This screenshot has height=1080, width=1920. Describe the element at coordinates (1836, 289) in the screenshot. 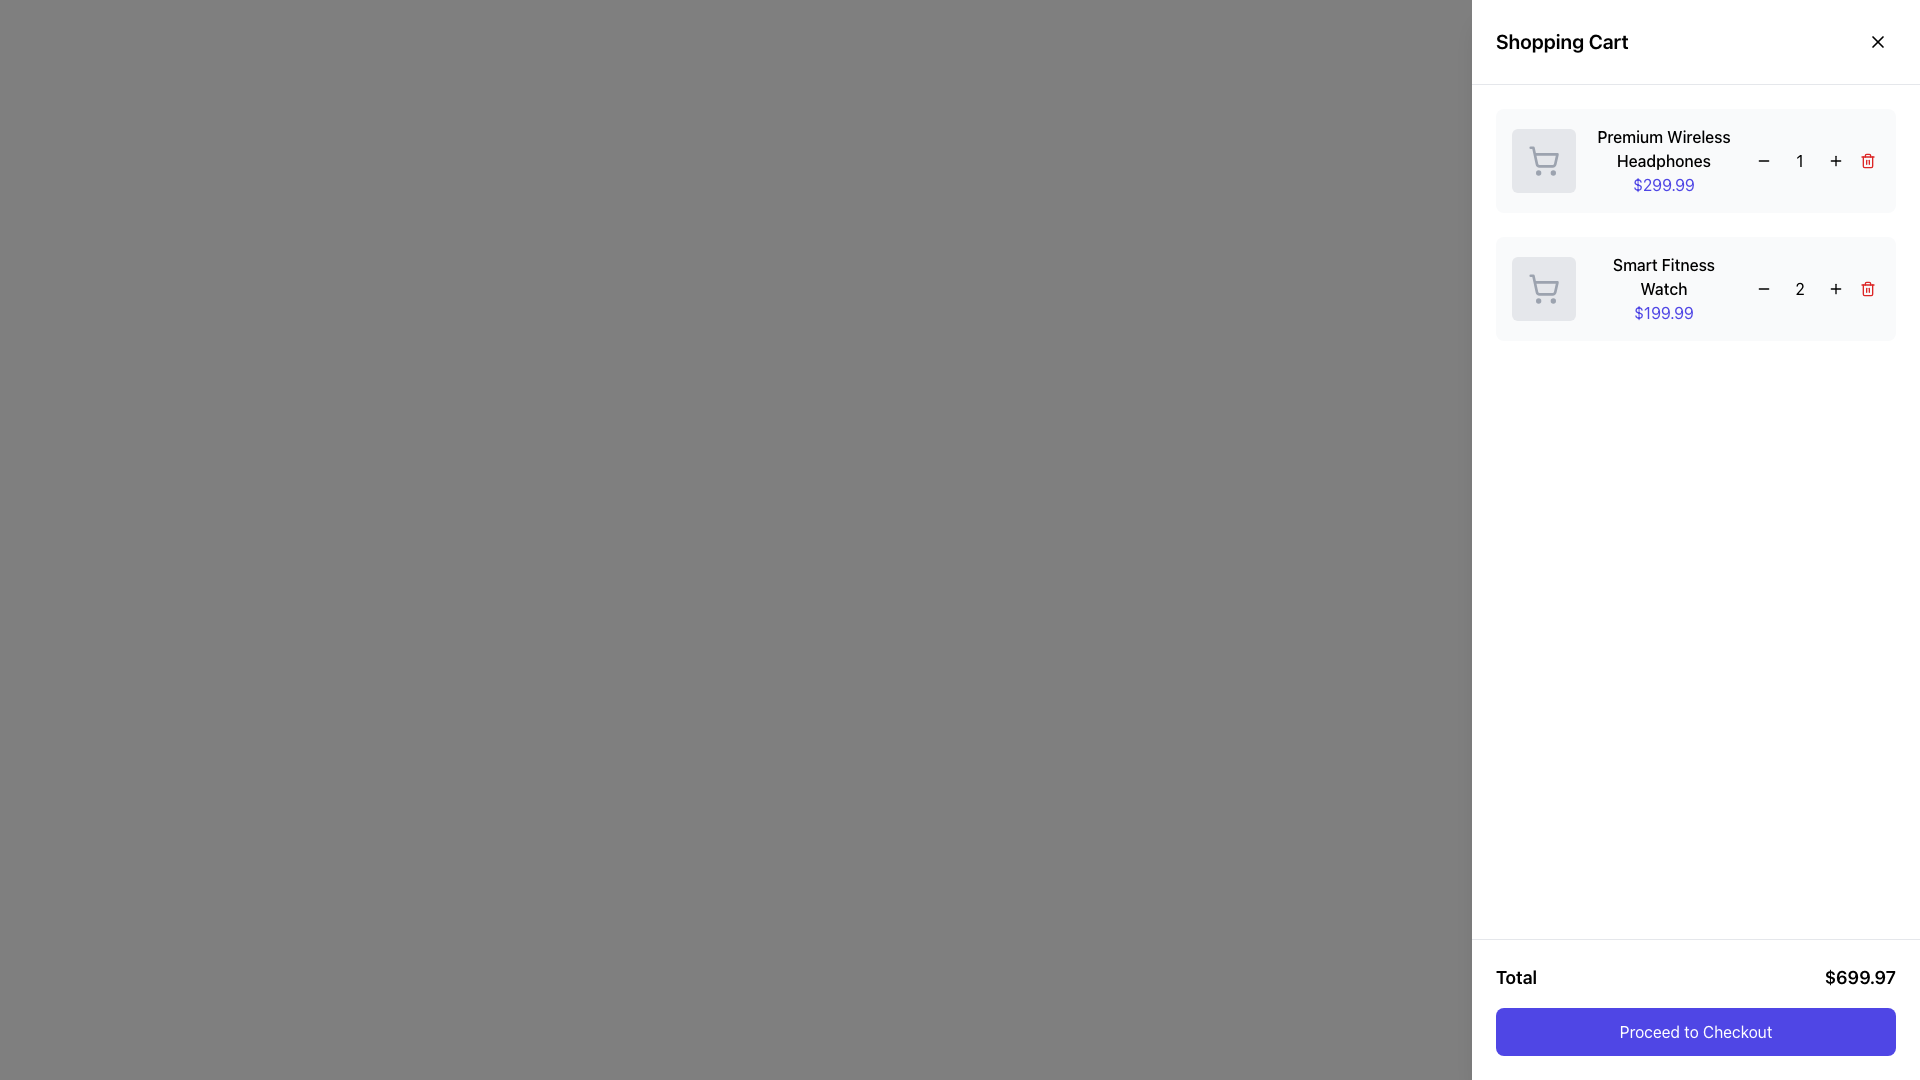

I see `the plus button located next to the quantity indicator for the 'Smart Fitness Watch' in the shopping cart interface for keyboard interaction` at that location.